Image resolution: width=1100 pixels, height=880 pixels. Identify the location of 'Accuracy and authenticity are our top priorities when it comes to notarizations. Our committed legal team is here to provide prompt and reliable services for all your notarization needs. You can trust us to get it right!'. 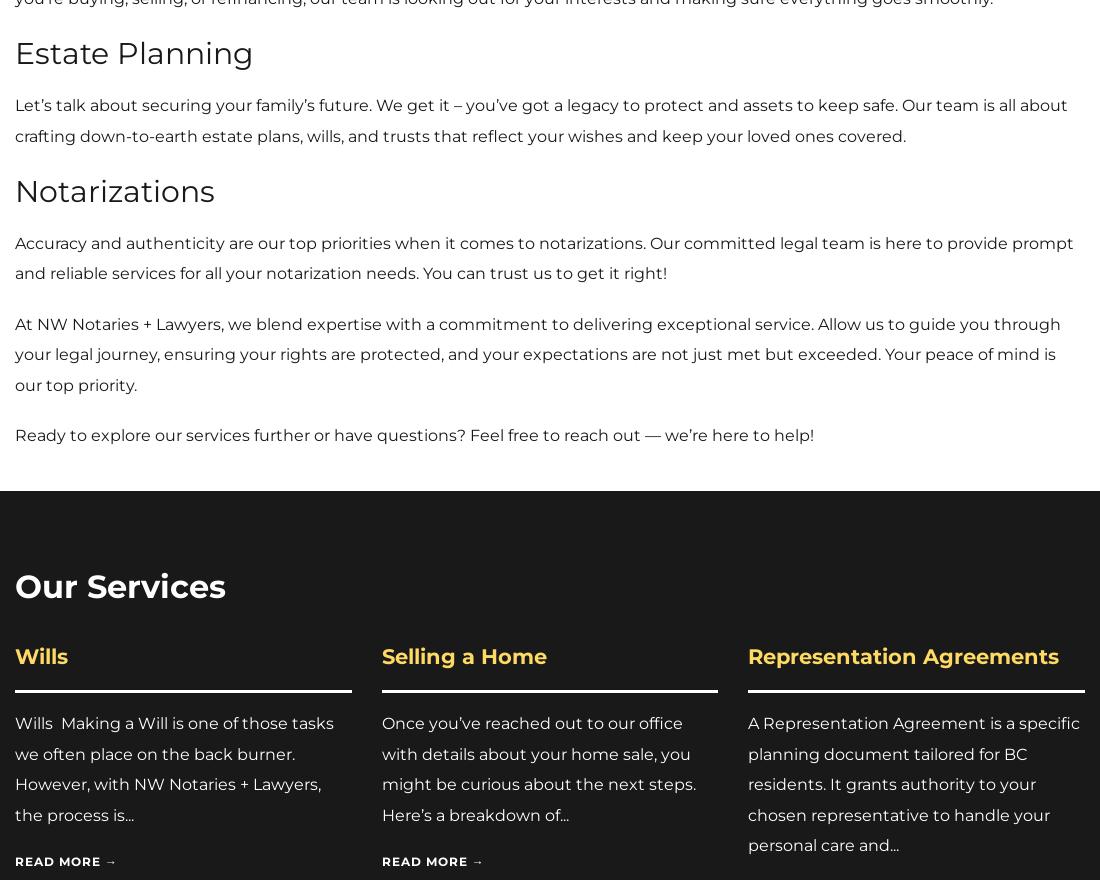
(13, 258).